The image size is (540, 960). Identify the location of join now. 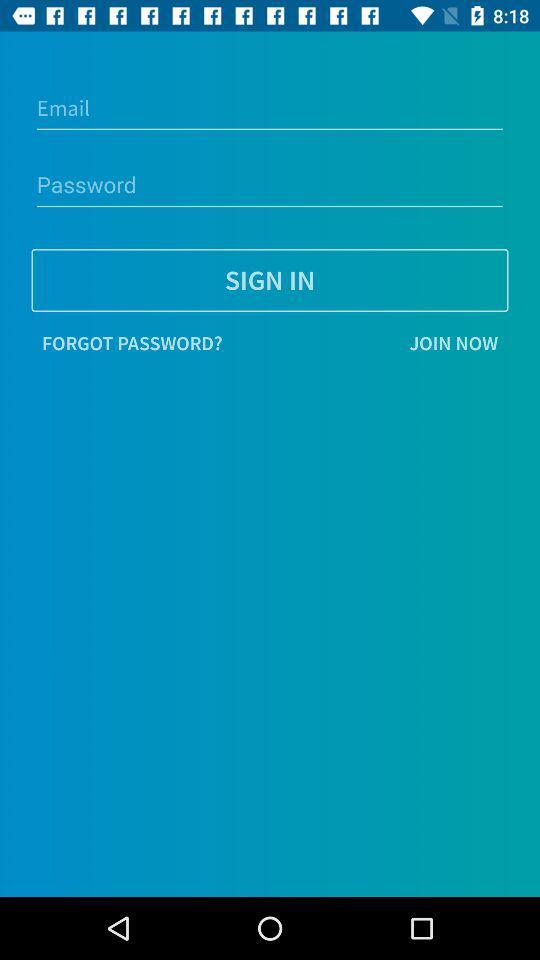
(369, 343).